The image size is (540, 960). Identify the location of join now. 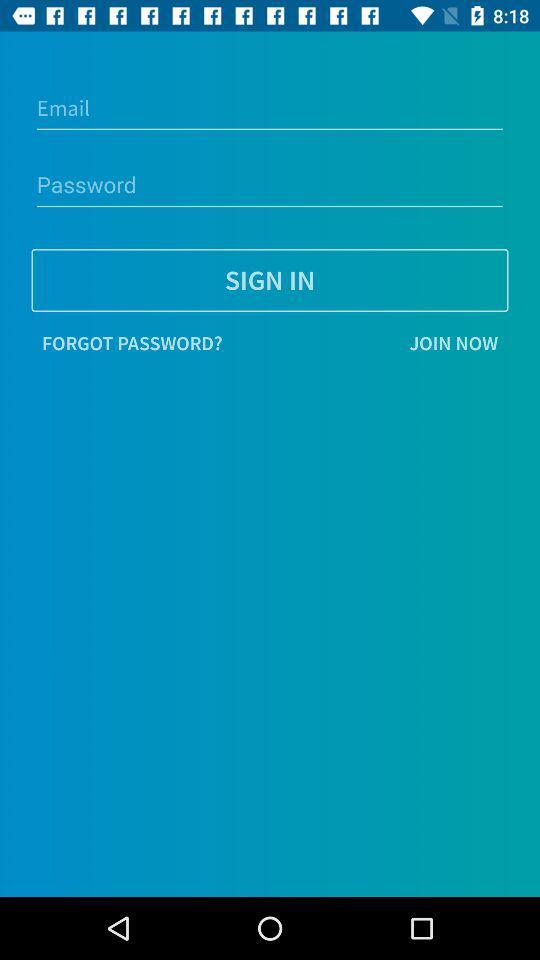
(369, 343).